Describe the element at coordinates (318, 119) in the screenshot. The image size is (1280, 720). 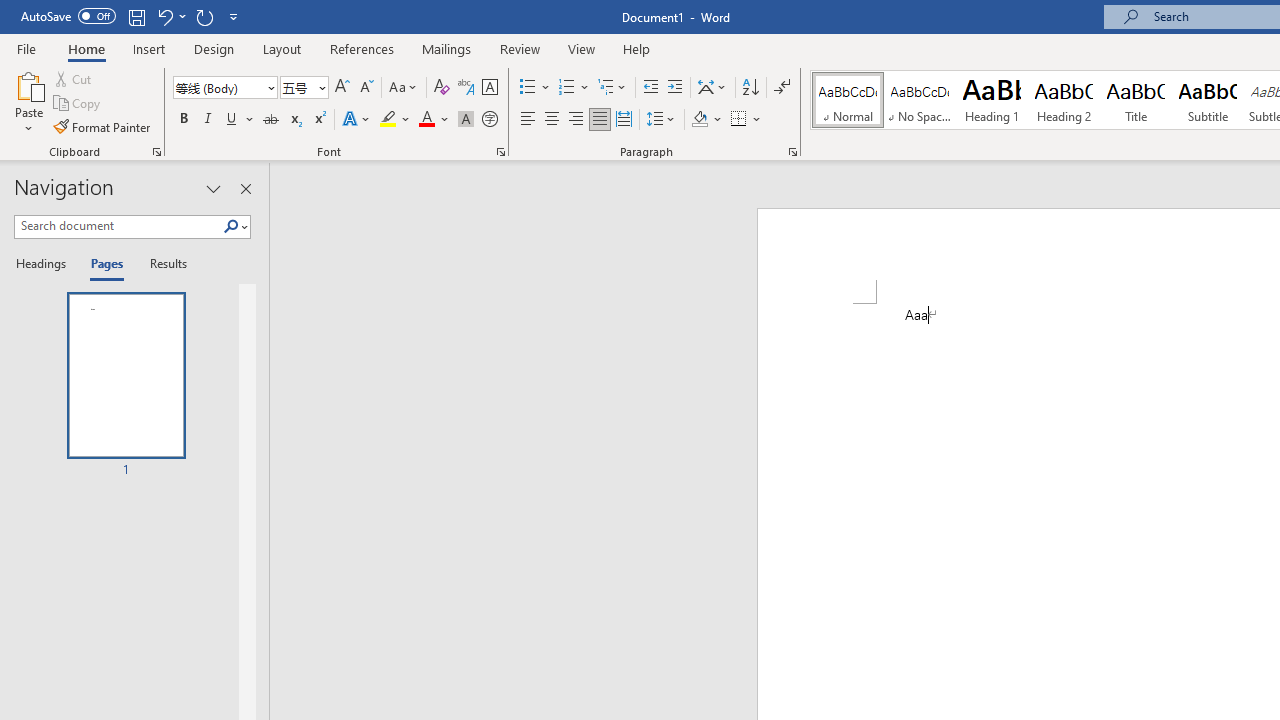
I see `'Superscript'` at that location.